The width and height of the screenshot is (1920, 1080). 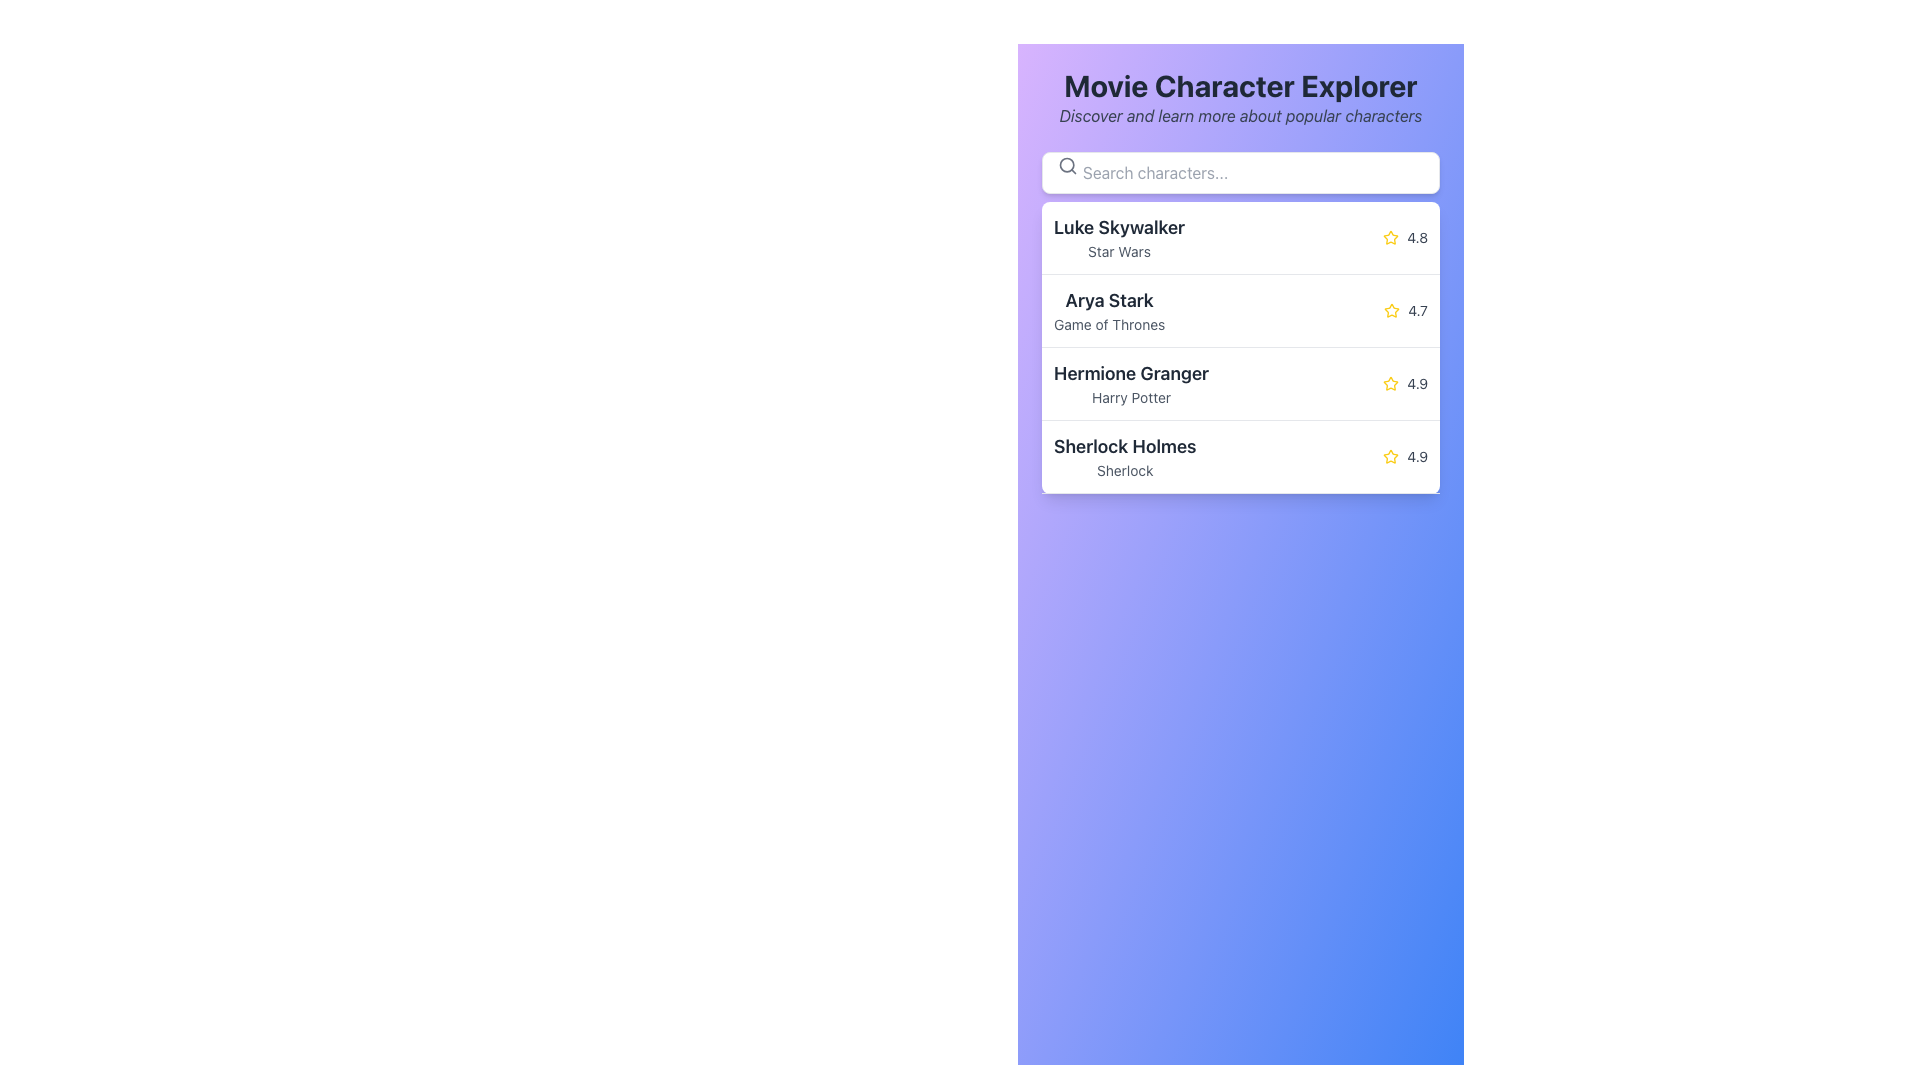 What do you see at coordinates (1118, 237) in the screenshot?
I see `the label displaying 'Luke Skywalker' in bold, large font, which is part of the first entry in the vertical list of movie characters in the 'Movie Character Explorer' interface` at bounding box center [1118, 237].